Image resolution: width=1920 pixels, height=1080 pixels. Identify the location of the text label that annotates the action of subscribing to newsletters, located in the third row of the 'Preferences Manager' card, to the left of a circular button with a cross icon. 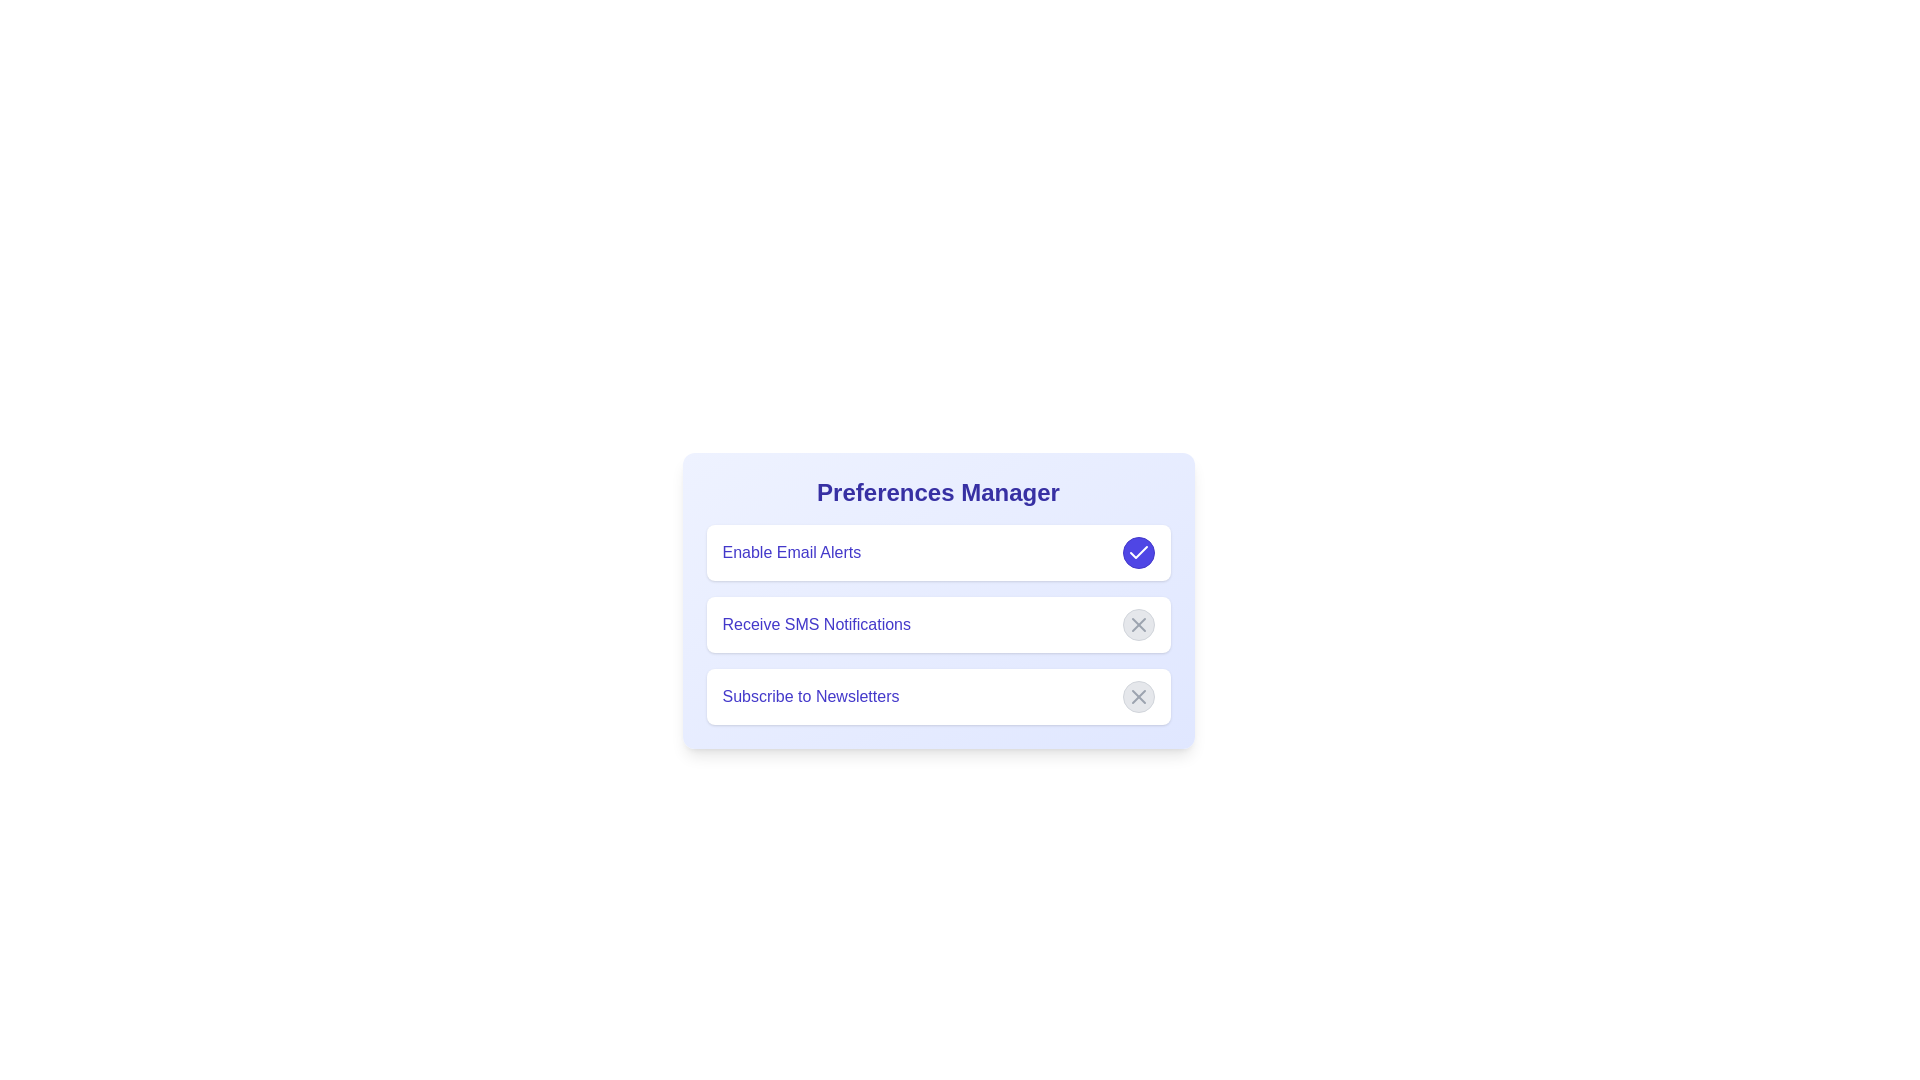
(811, 696).